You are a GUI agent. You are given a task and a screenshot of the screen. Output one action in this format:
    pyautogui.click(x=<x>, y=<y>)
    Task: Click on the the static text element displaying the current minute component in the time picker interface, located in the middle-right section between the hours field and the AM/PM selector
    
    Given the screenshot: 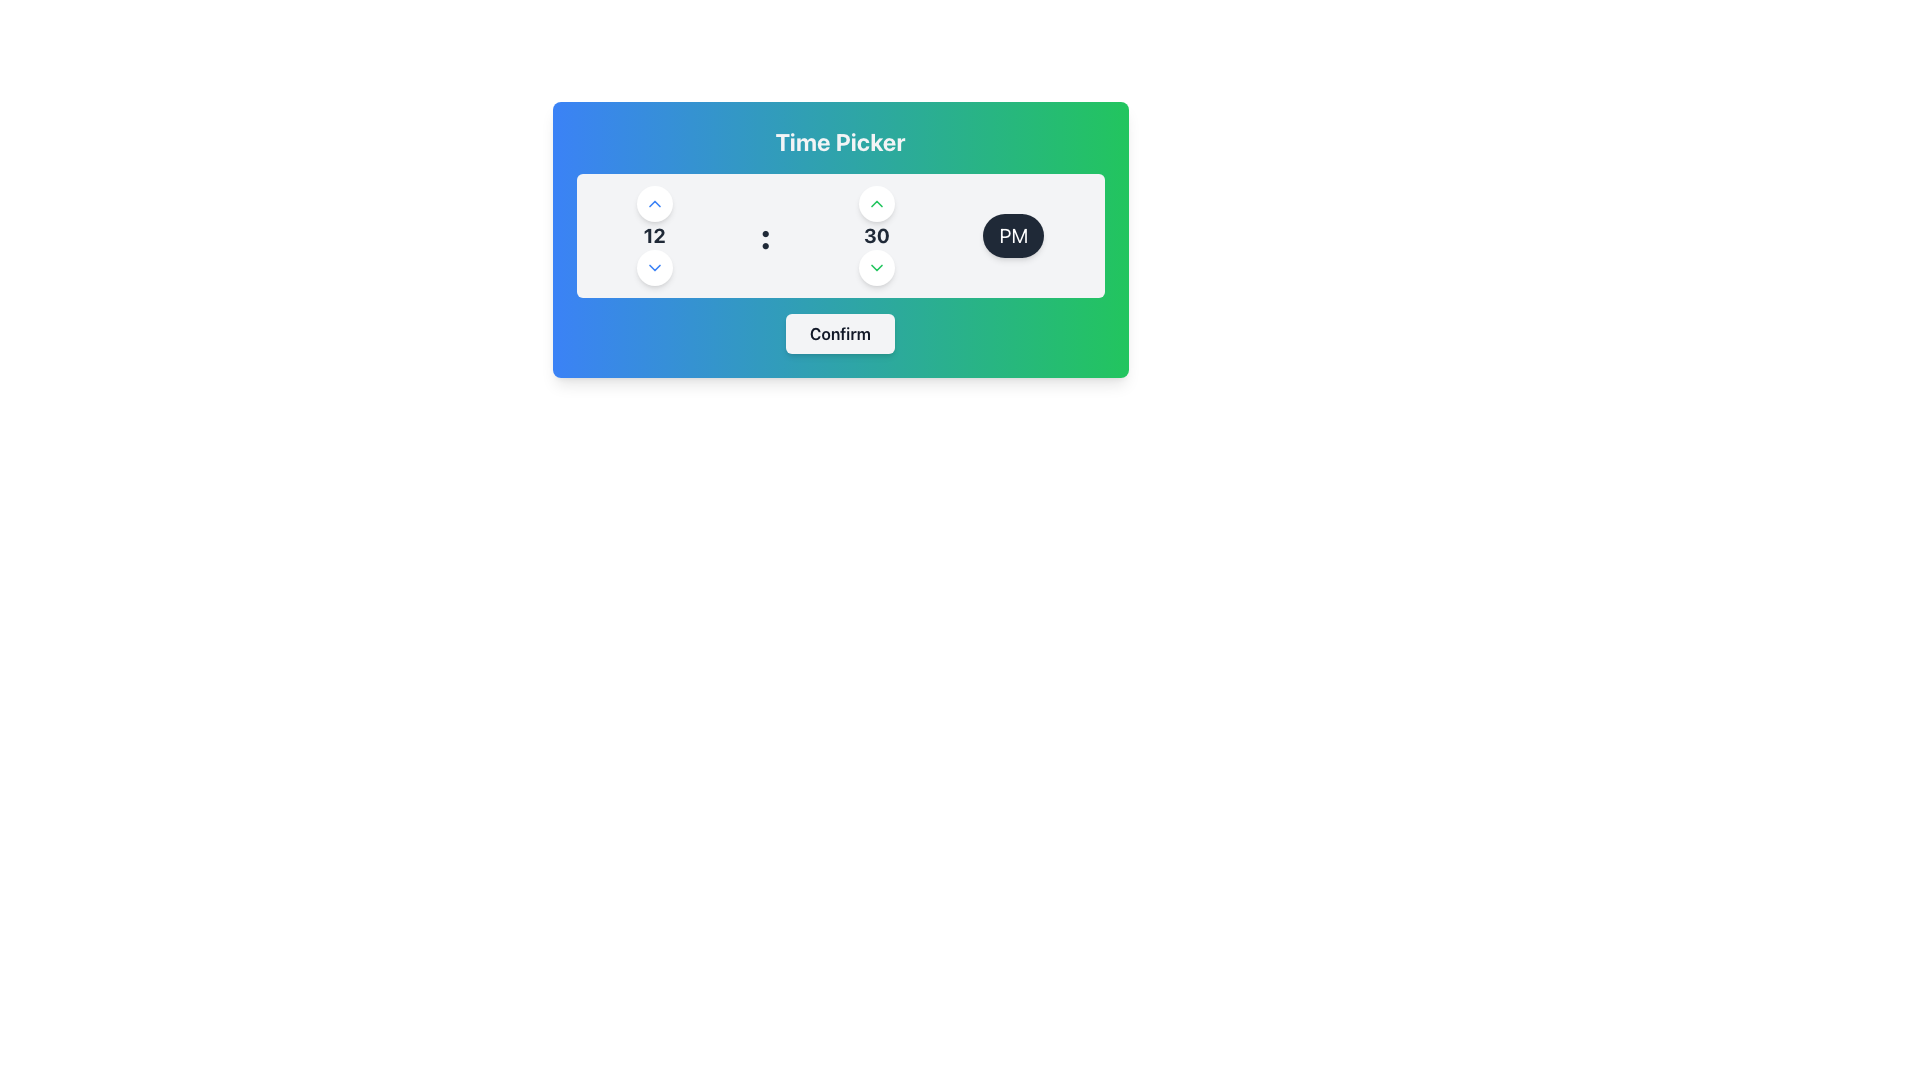 What is the action you would take?
    pyautogui.click(x=877, y=234)
    